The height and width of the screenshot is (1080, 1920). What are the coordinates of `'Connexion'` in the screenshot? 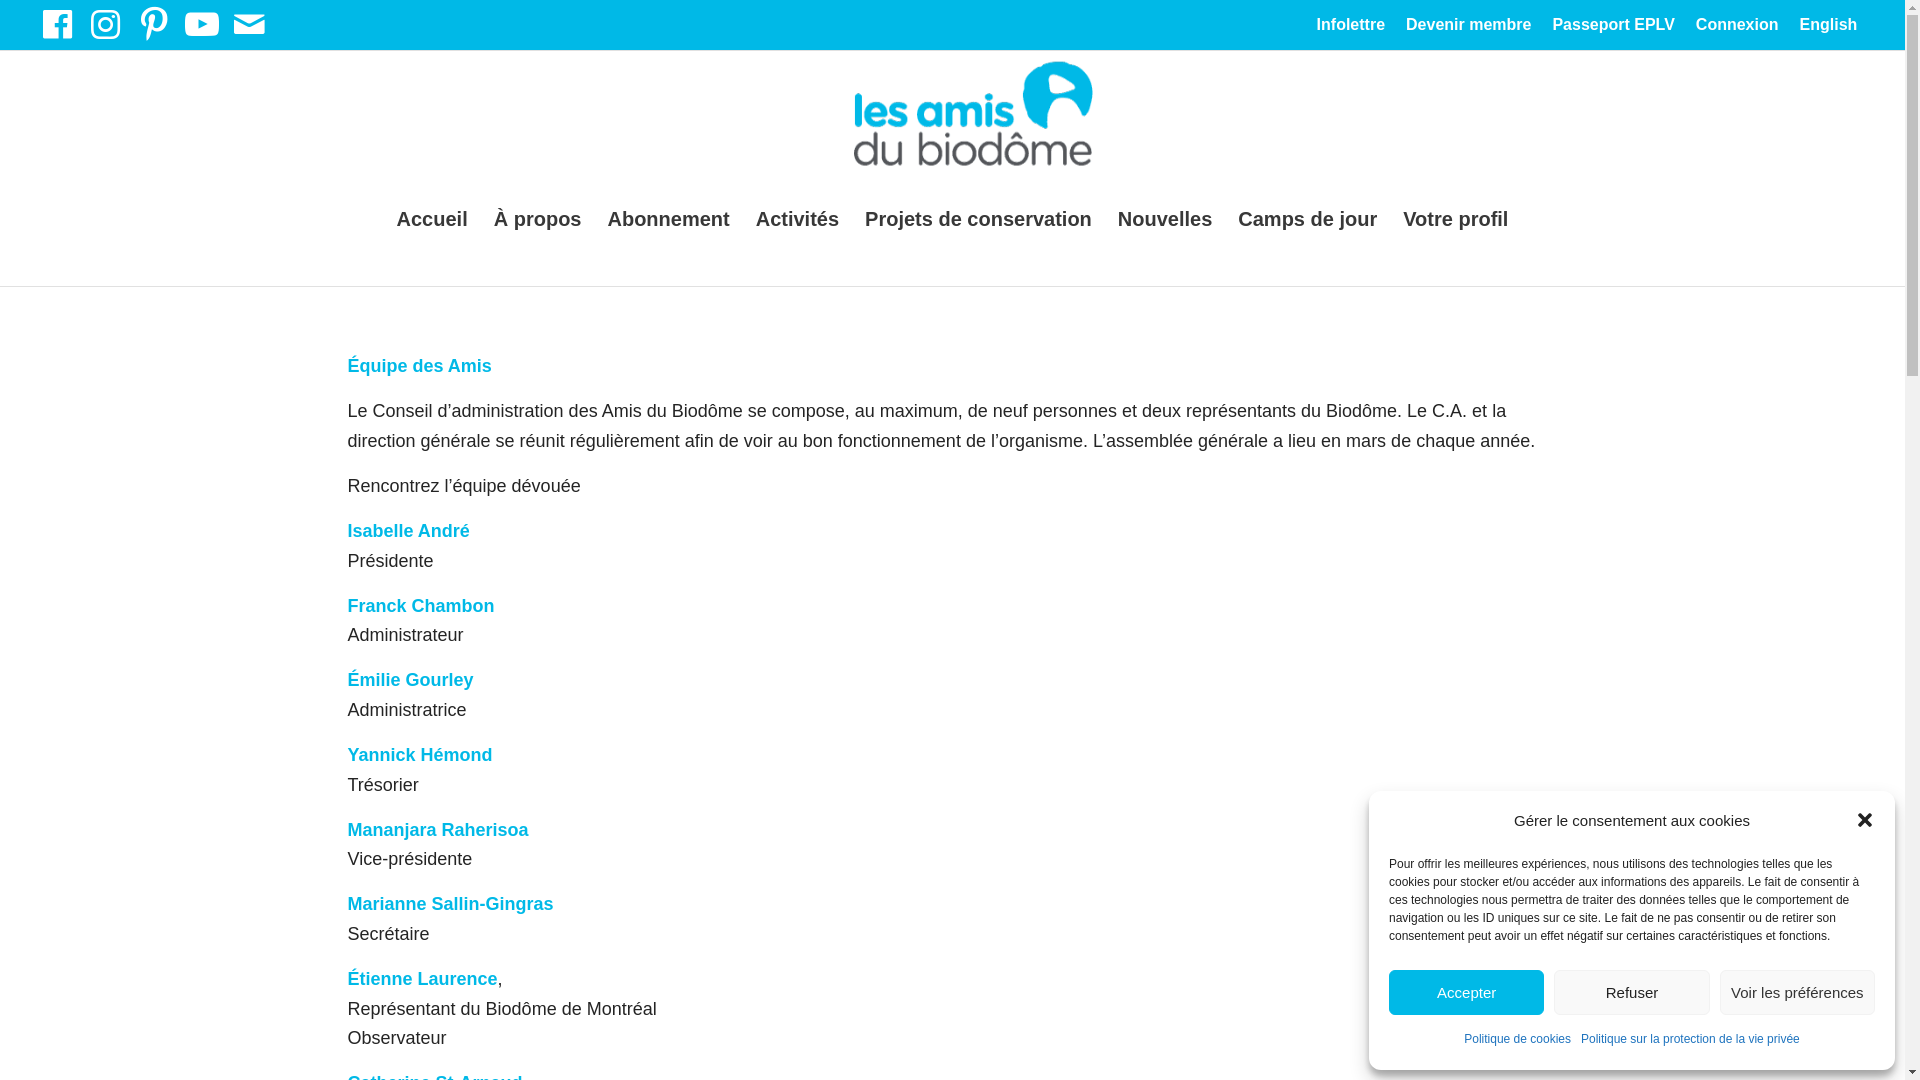 It's located at (1736, 27).